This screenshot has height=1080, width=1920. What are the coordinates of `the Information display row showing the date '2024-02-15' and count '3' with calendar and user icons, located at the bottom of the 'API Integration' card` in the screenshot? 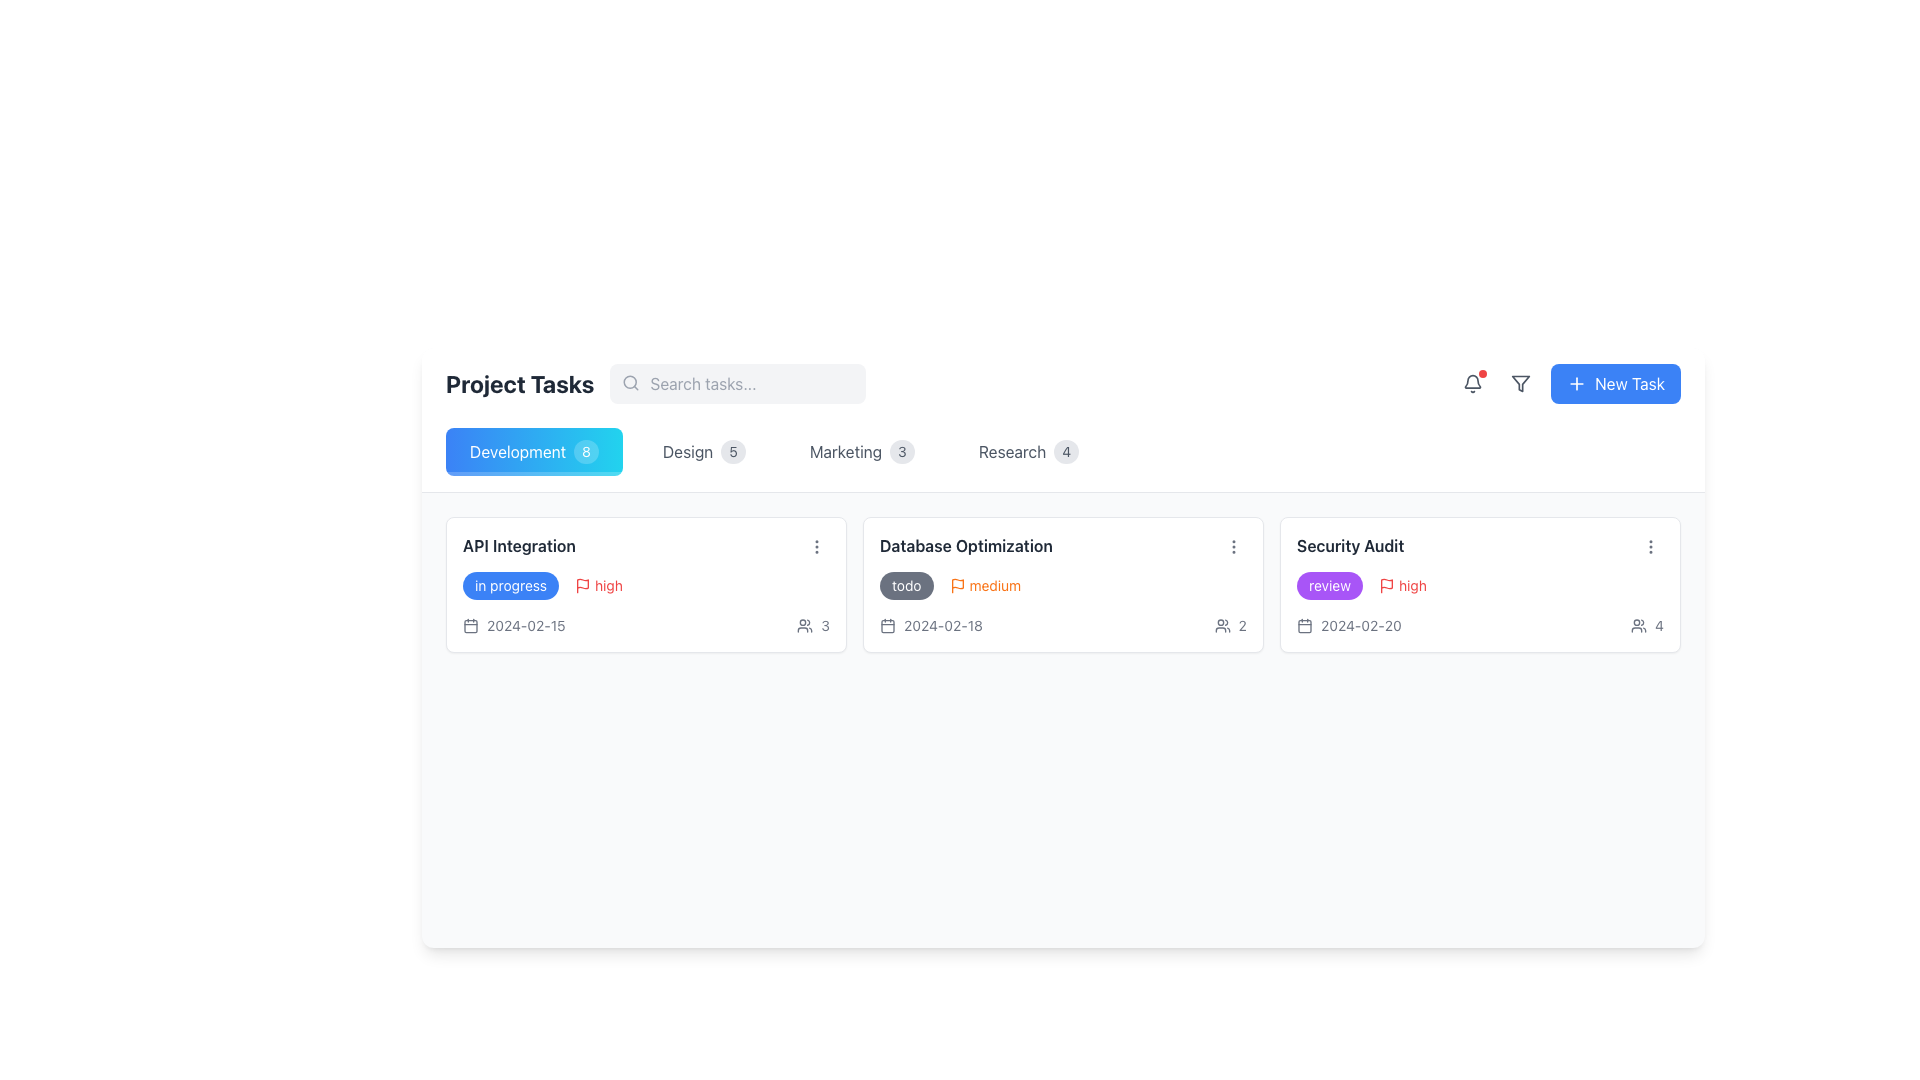 It's located at (646, 624).